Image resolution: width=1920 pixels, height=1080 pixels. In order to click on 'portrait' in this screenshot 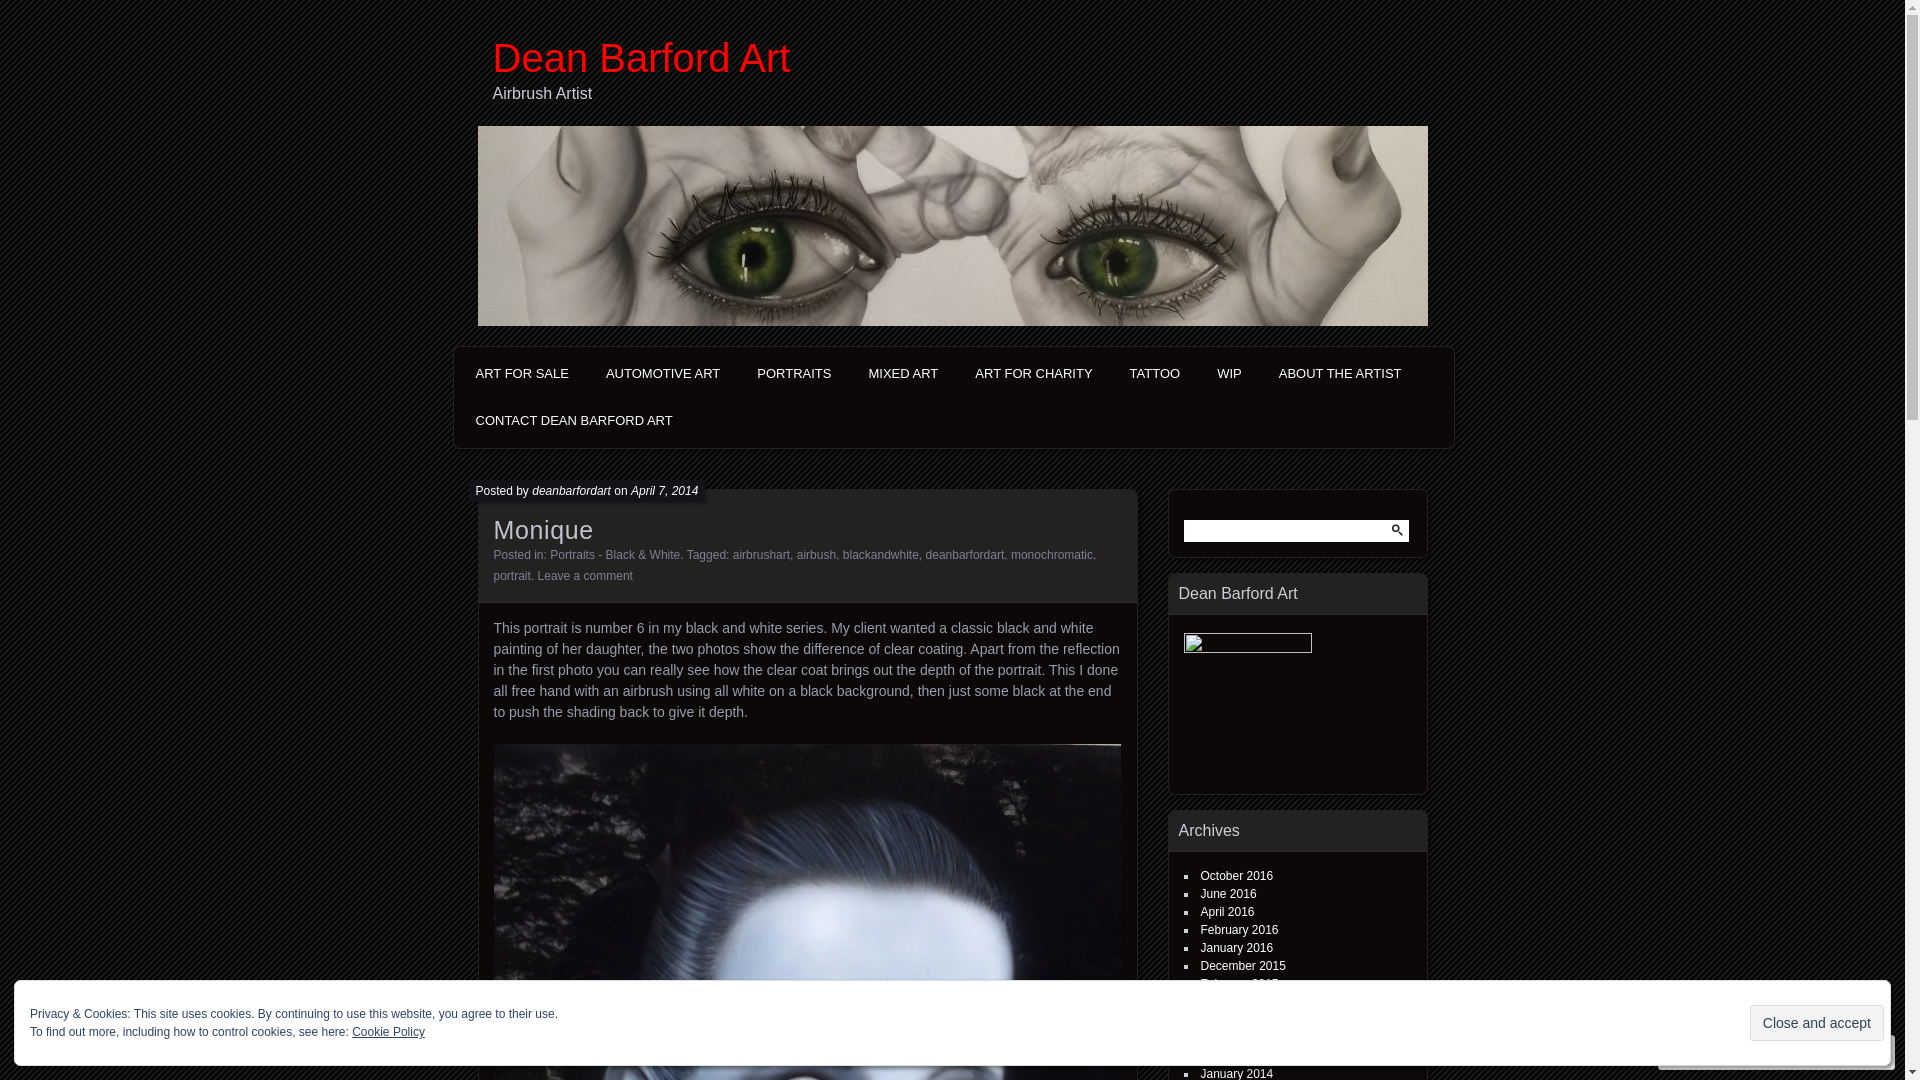, I will do `click(512, 575)`.